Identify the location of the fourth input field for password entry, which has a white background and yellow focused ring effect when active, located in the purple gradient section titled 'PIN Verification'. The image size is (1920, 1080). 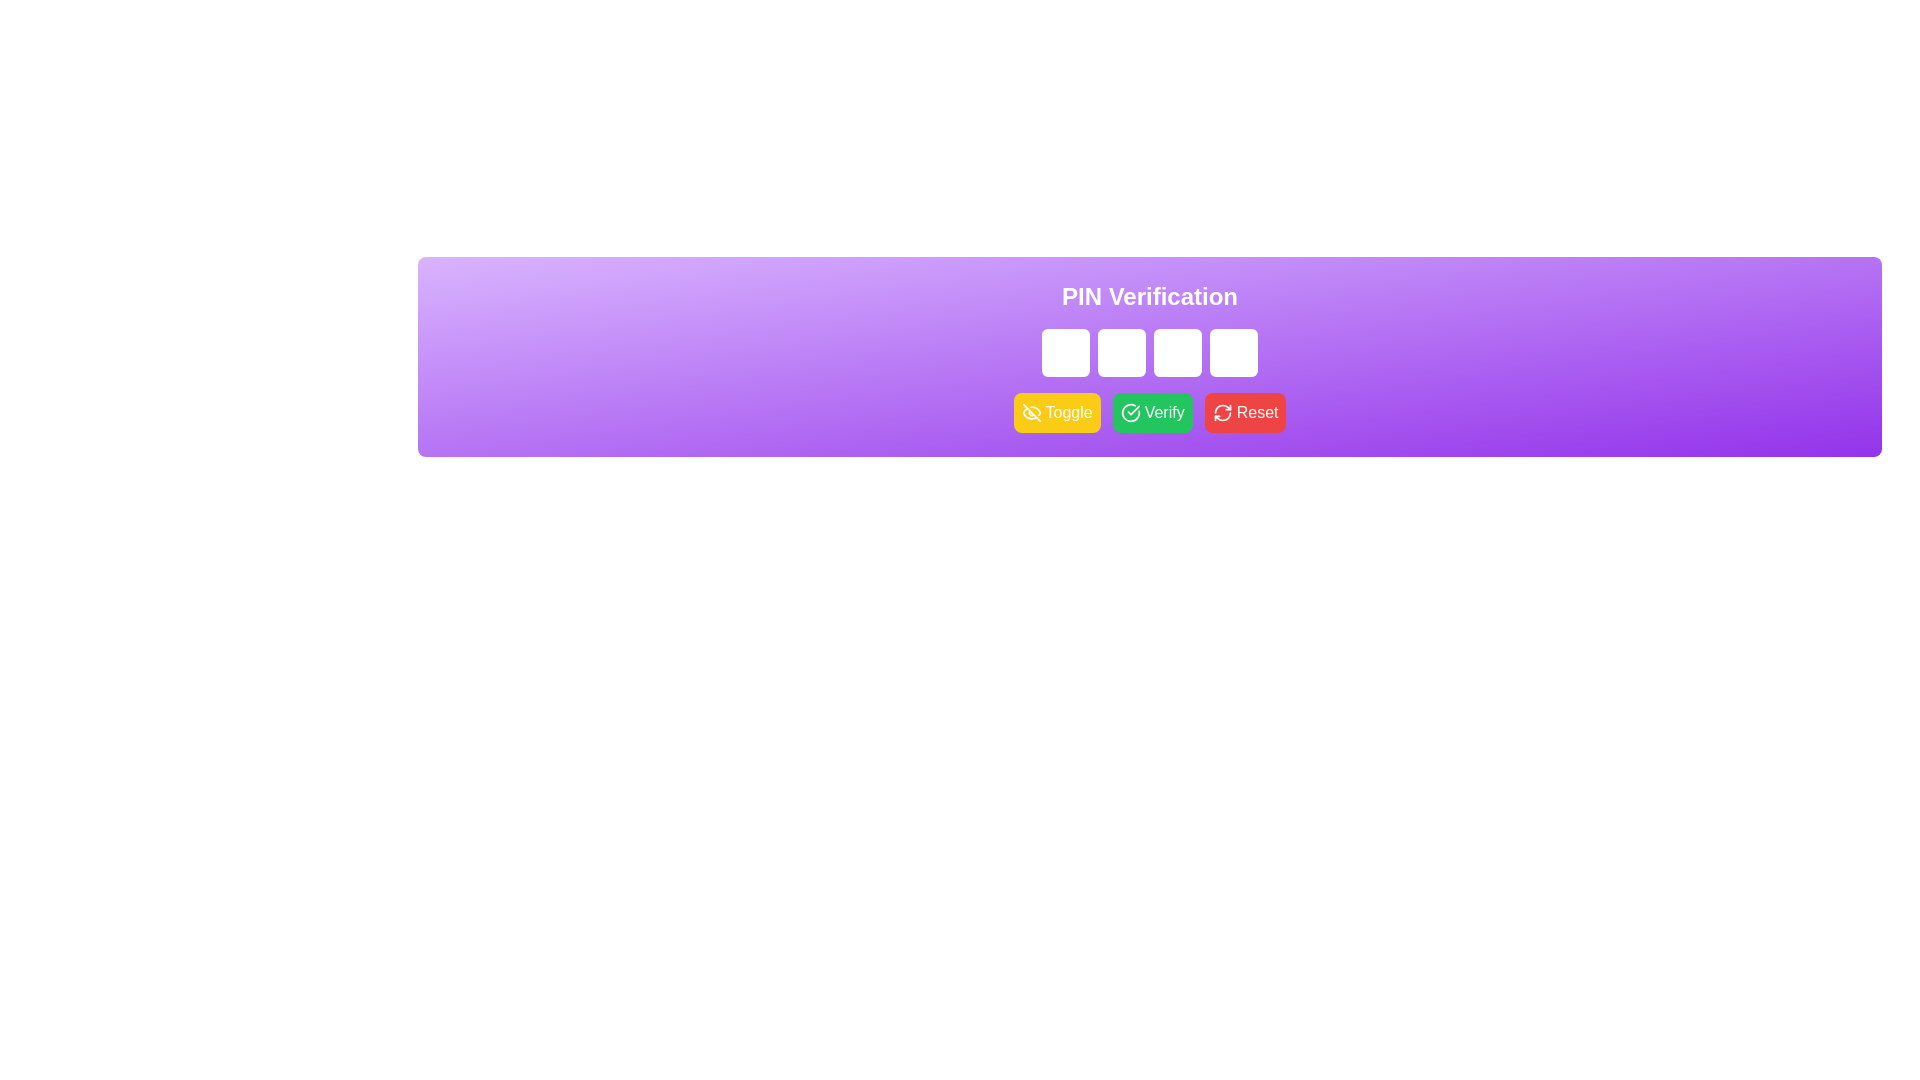
(1232, 352).